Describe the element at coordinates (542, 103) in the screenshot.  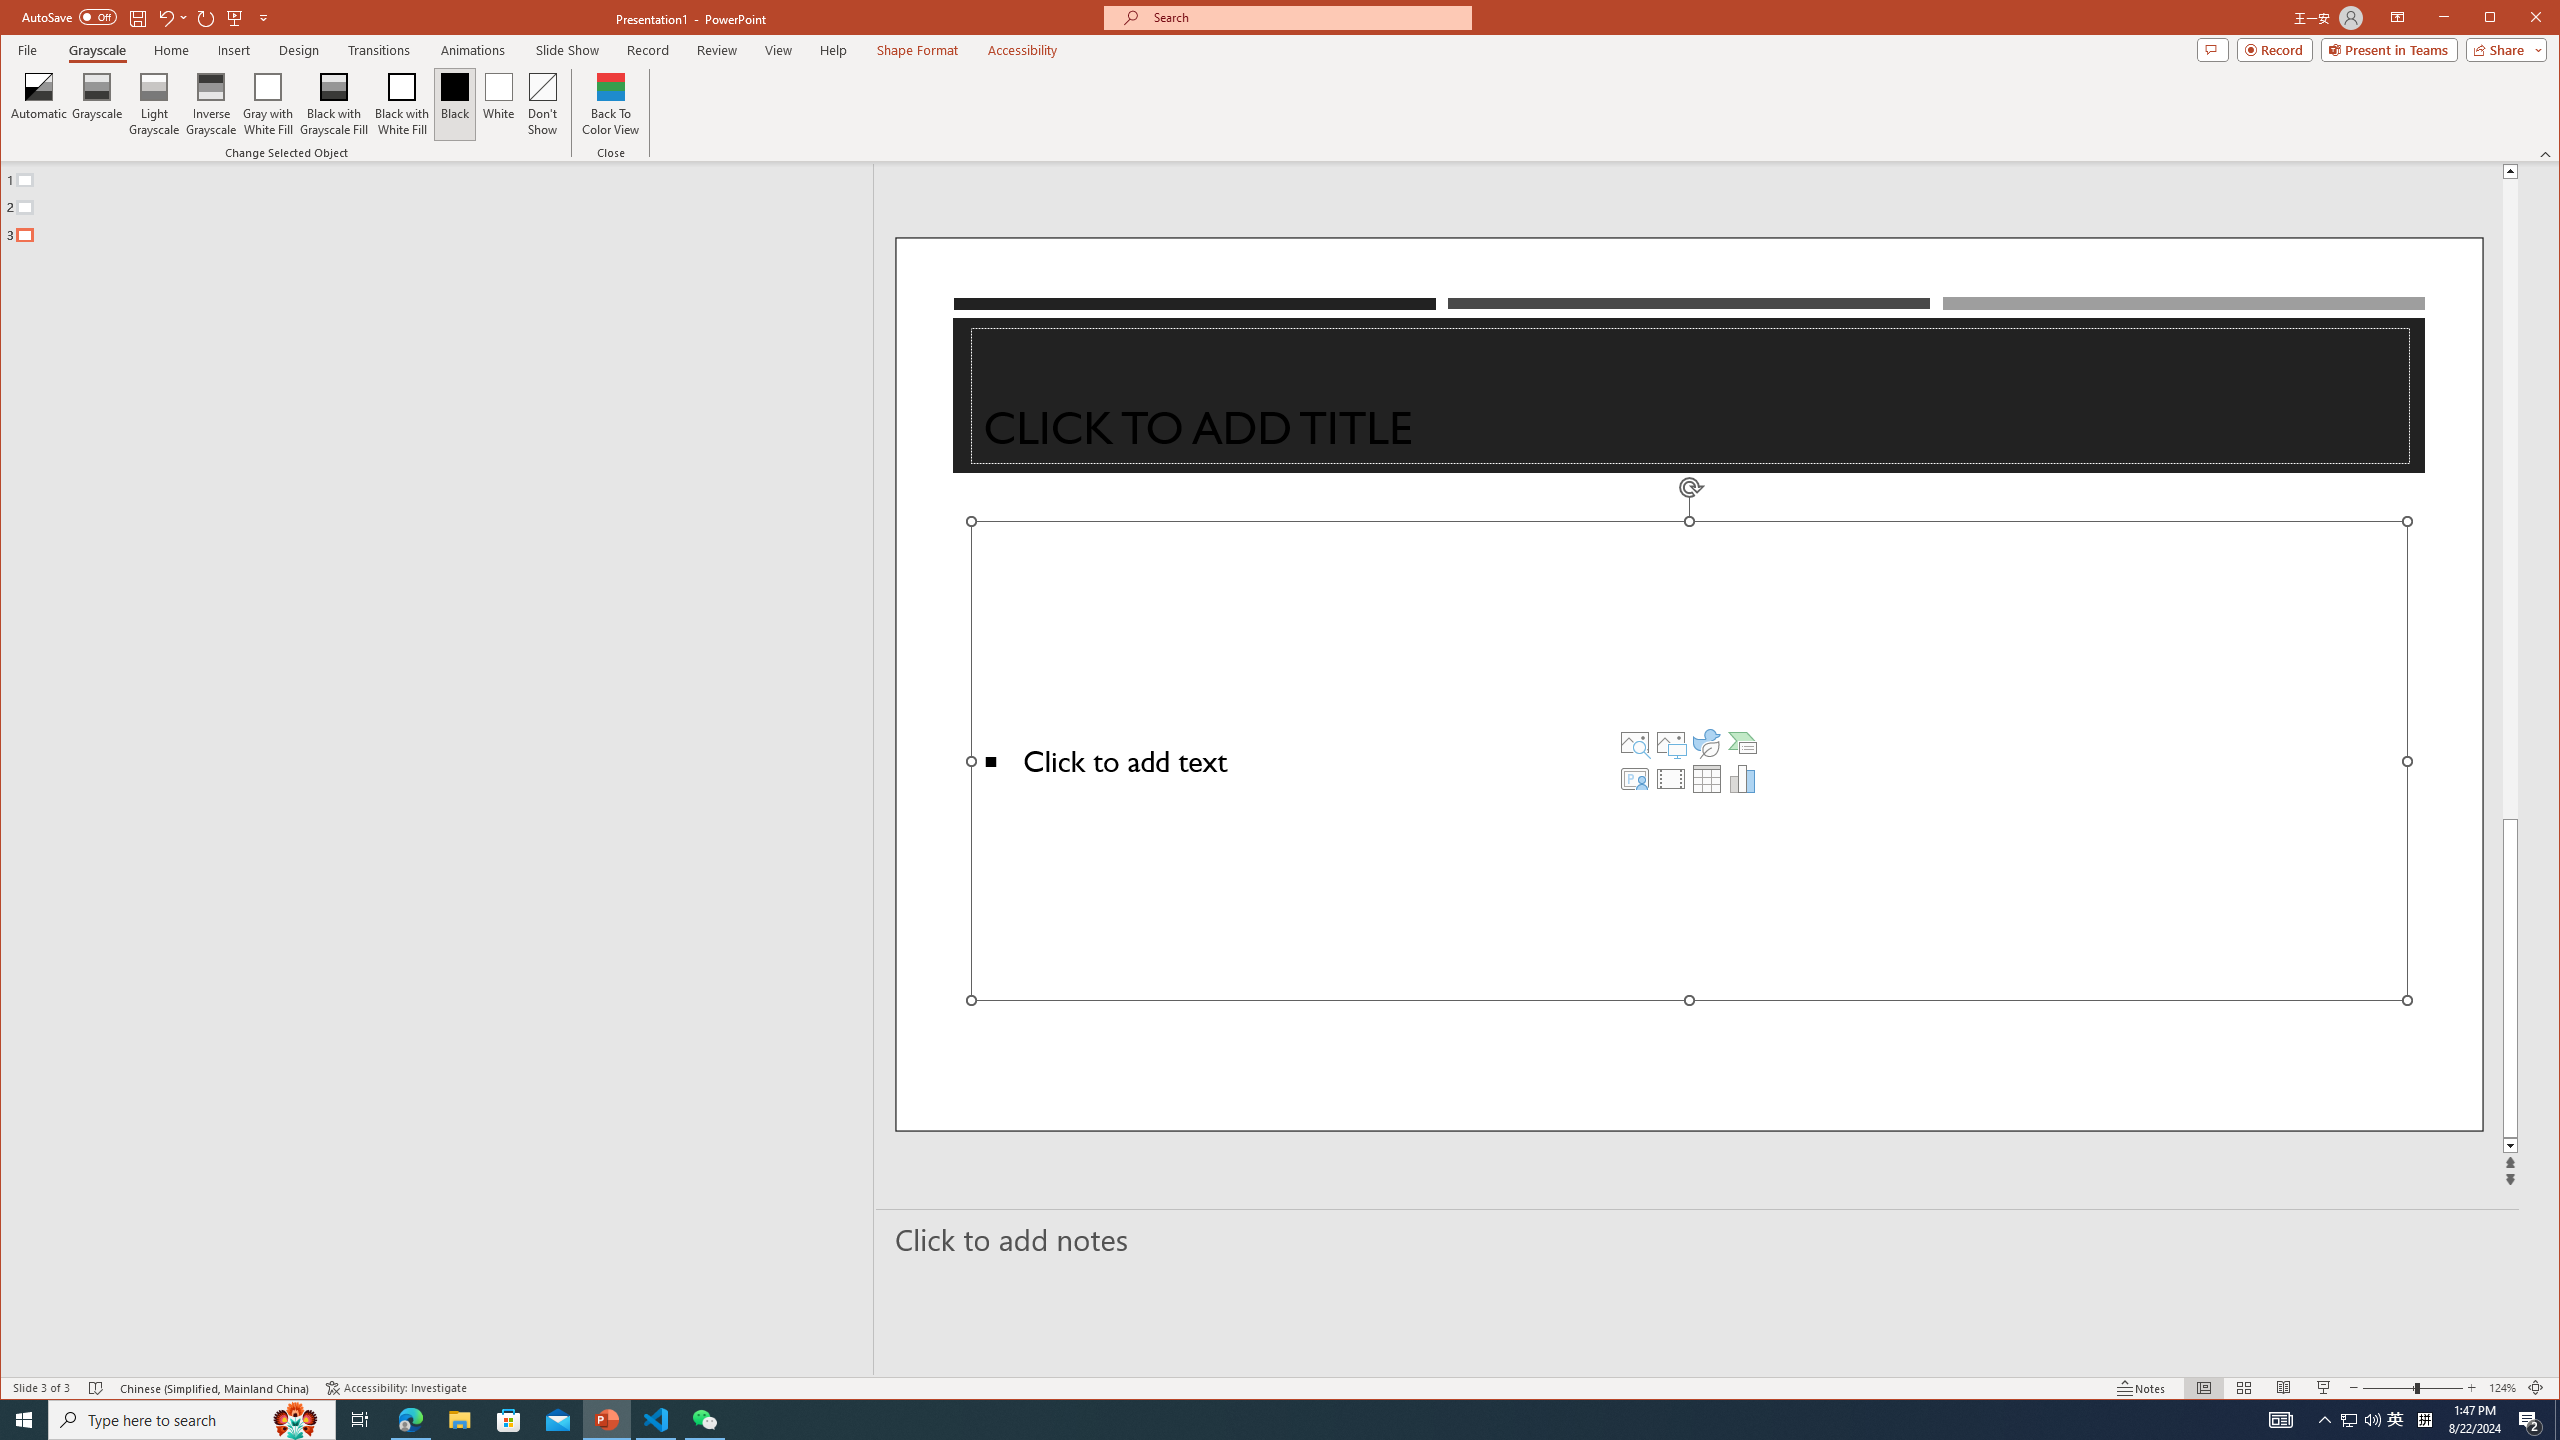
I see `'Don'` at that location.